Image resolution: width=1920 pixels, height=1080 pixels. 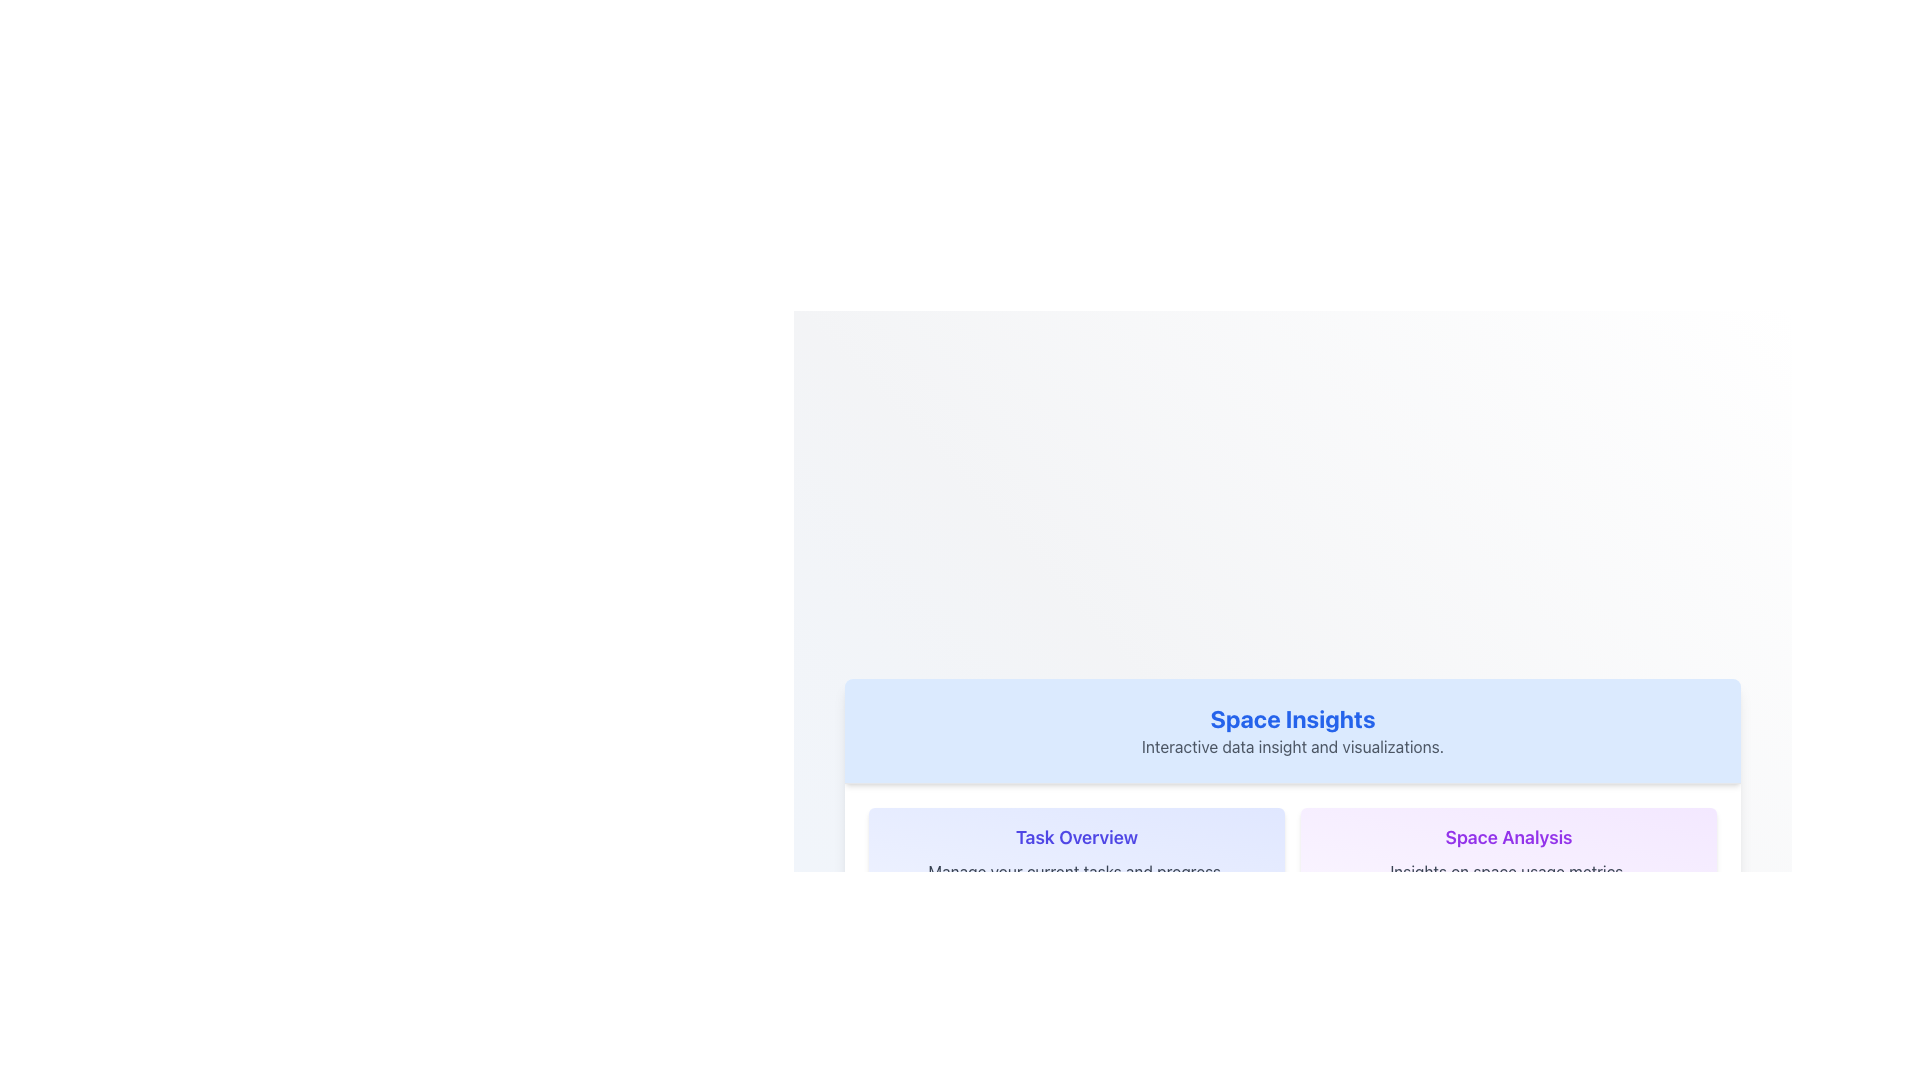 What do you see at coordinates (1075, 870) in the screenshot?
I see `the descriptive text element located directly underneath 'Task Overview' in the bottom-left quadrant of the interface` at bounding box center [1075, 870].